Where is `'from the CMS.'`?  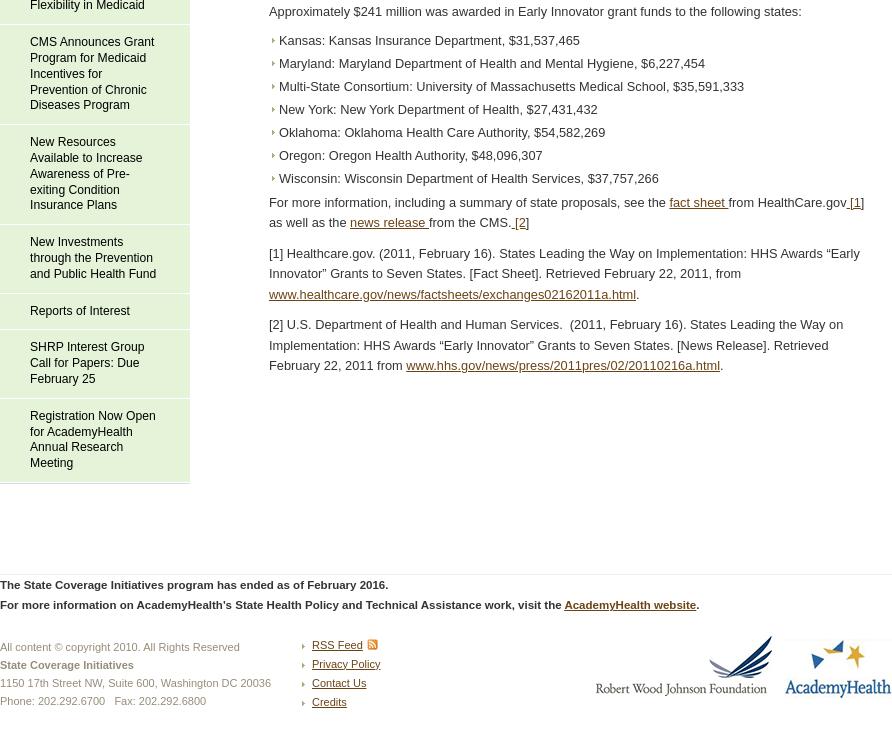
'from the CMS.' is located at coordinates (469, 222).